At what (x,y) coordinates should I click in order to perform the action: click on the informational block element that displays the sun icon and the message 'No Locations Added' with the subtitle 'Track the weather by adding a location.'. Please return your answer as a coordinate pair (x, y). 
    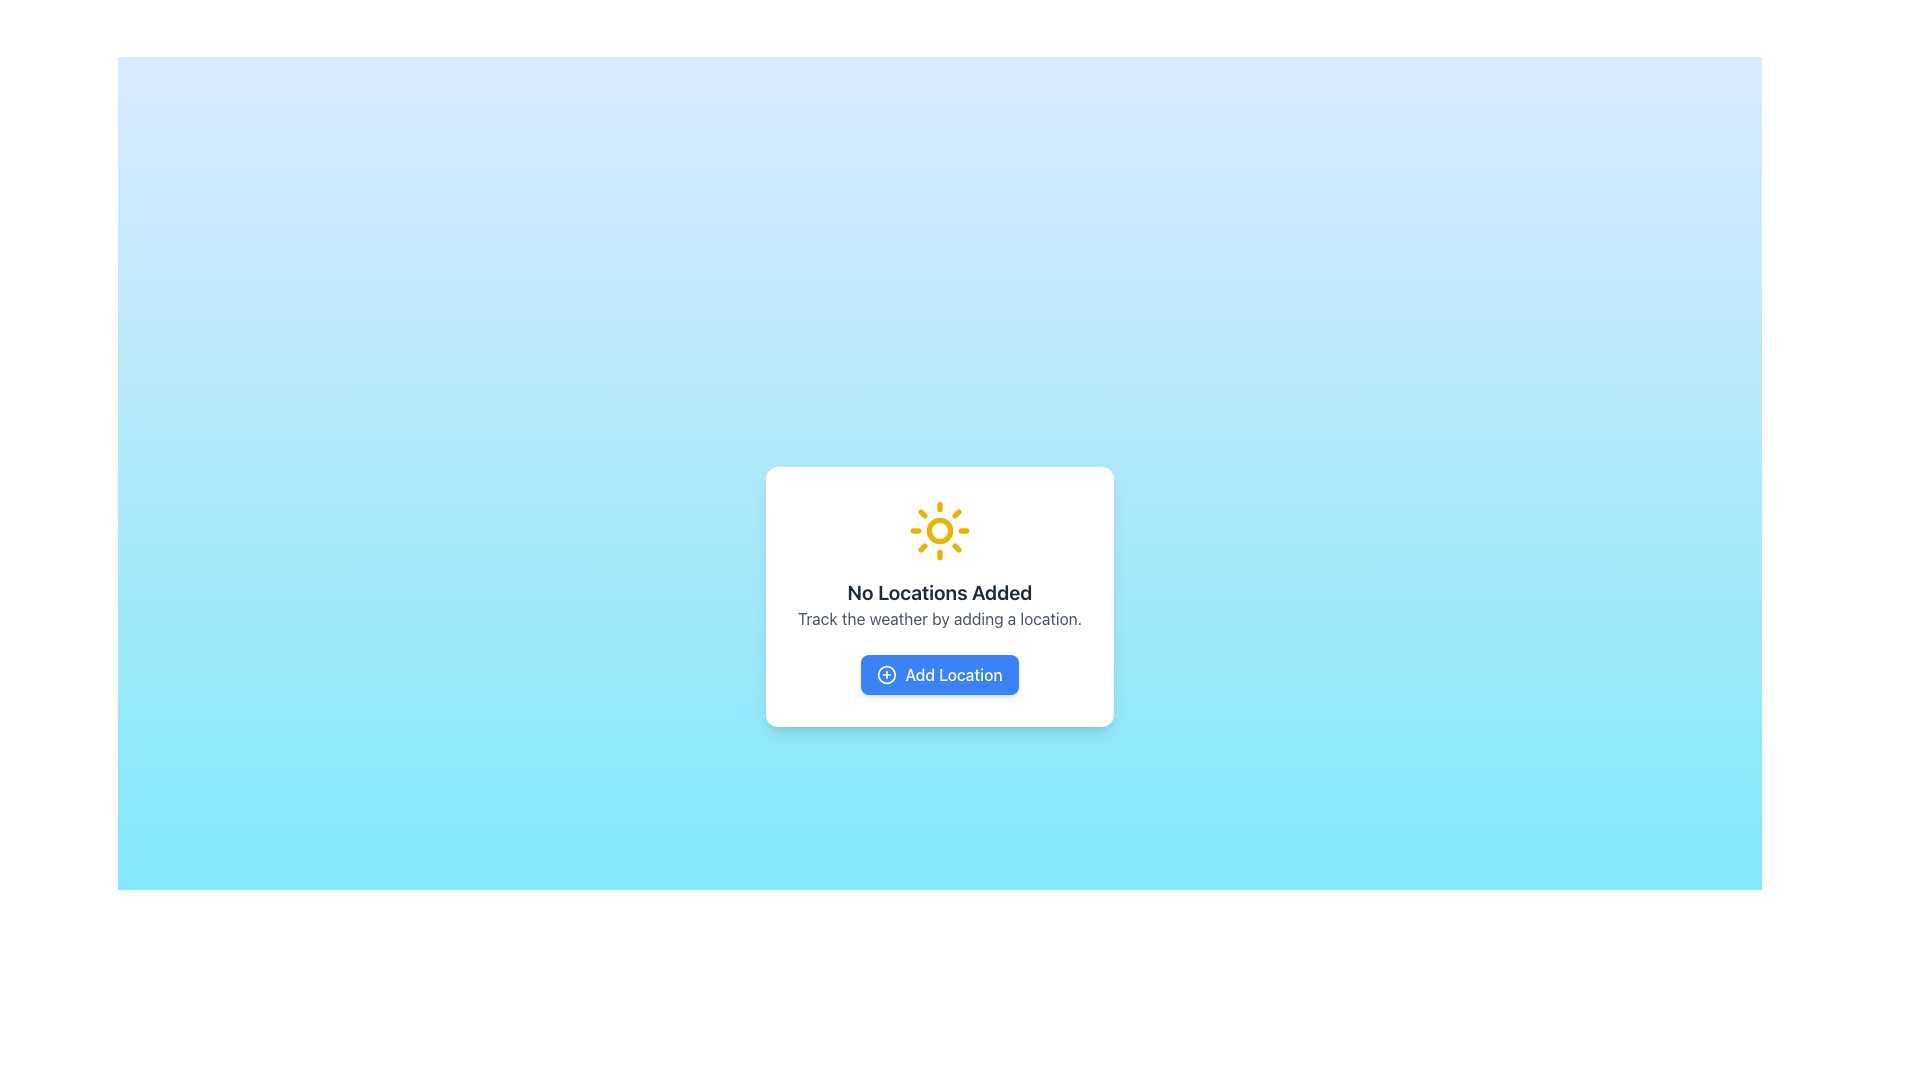
    Looking at the image, I should click on (939, 564).